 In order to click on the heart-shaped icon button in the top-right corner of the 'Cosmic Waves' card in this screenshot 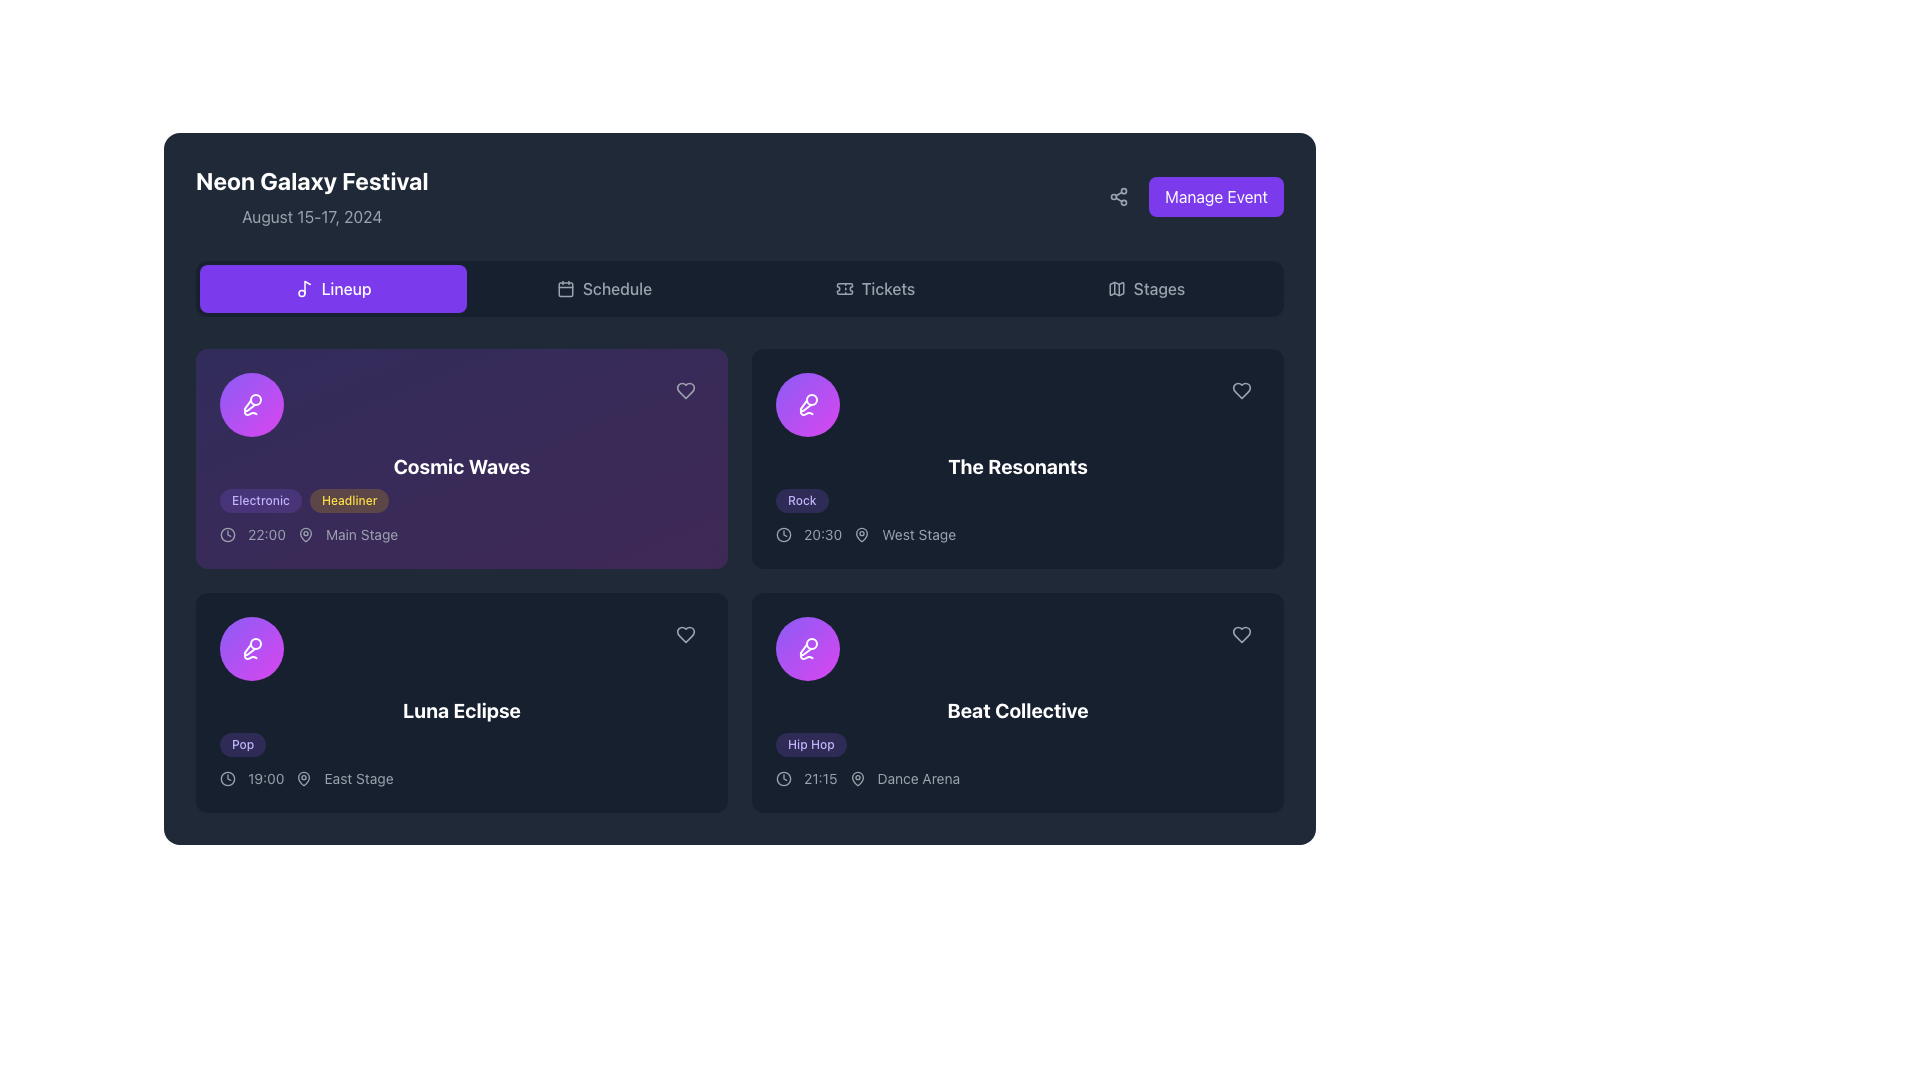, I will do `click(686, 390)`.